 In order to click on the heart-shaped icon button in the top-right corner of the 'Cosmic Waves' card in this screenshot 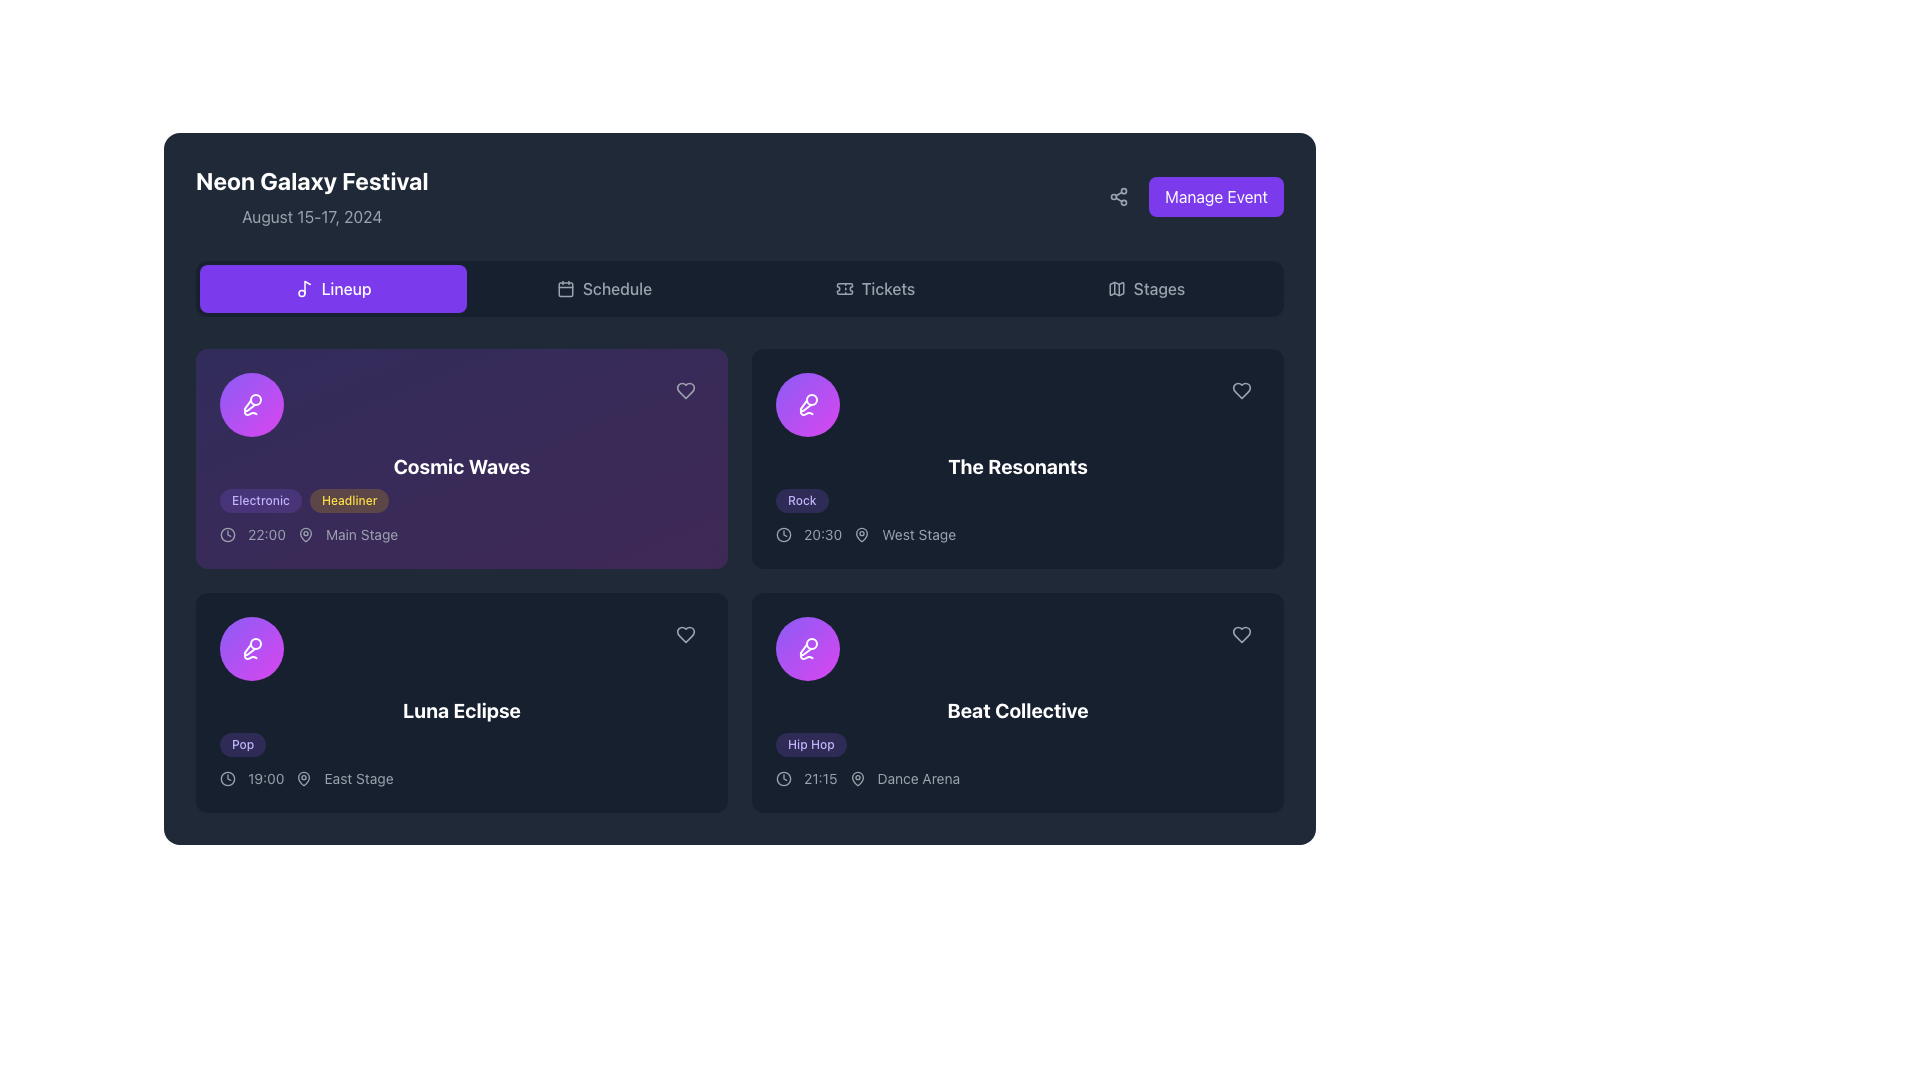, I will do `click(686, 390)`.